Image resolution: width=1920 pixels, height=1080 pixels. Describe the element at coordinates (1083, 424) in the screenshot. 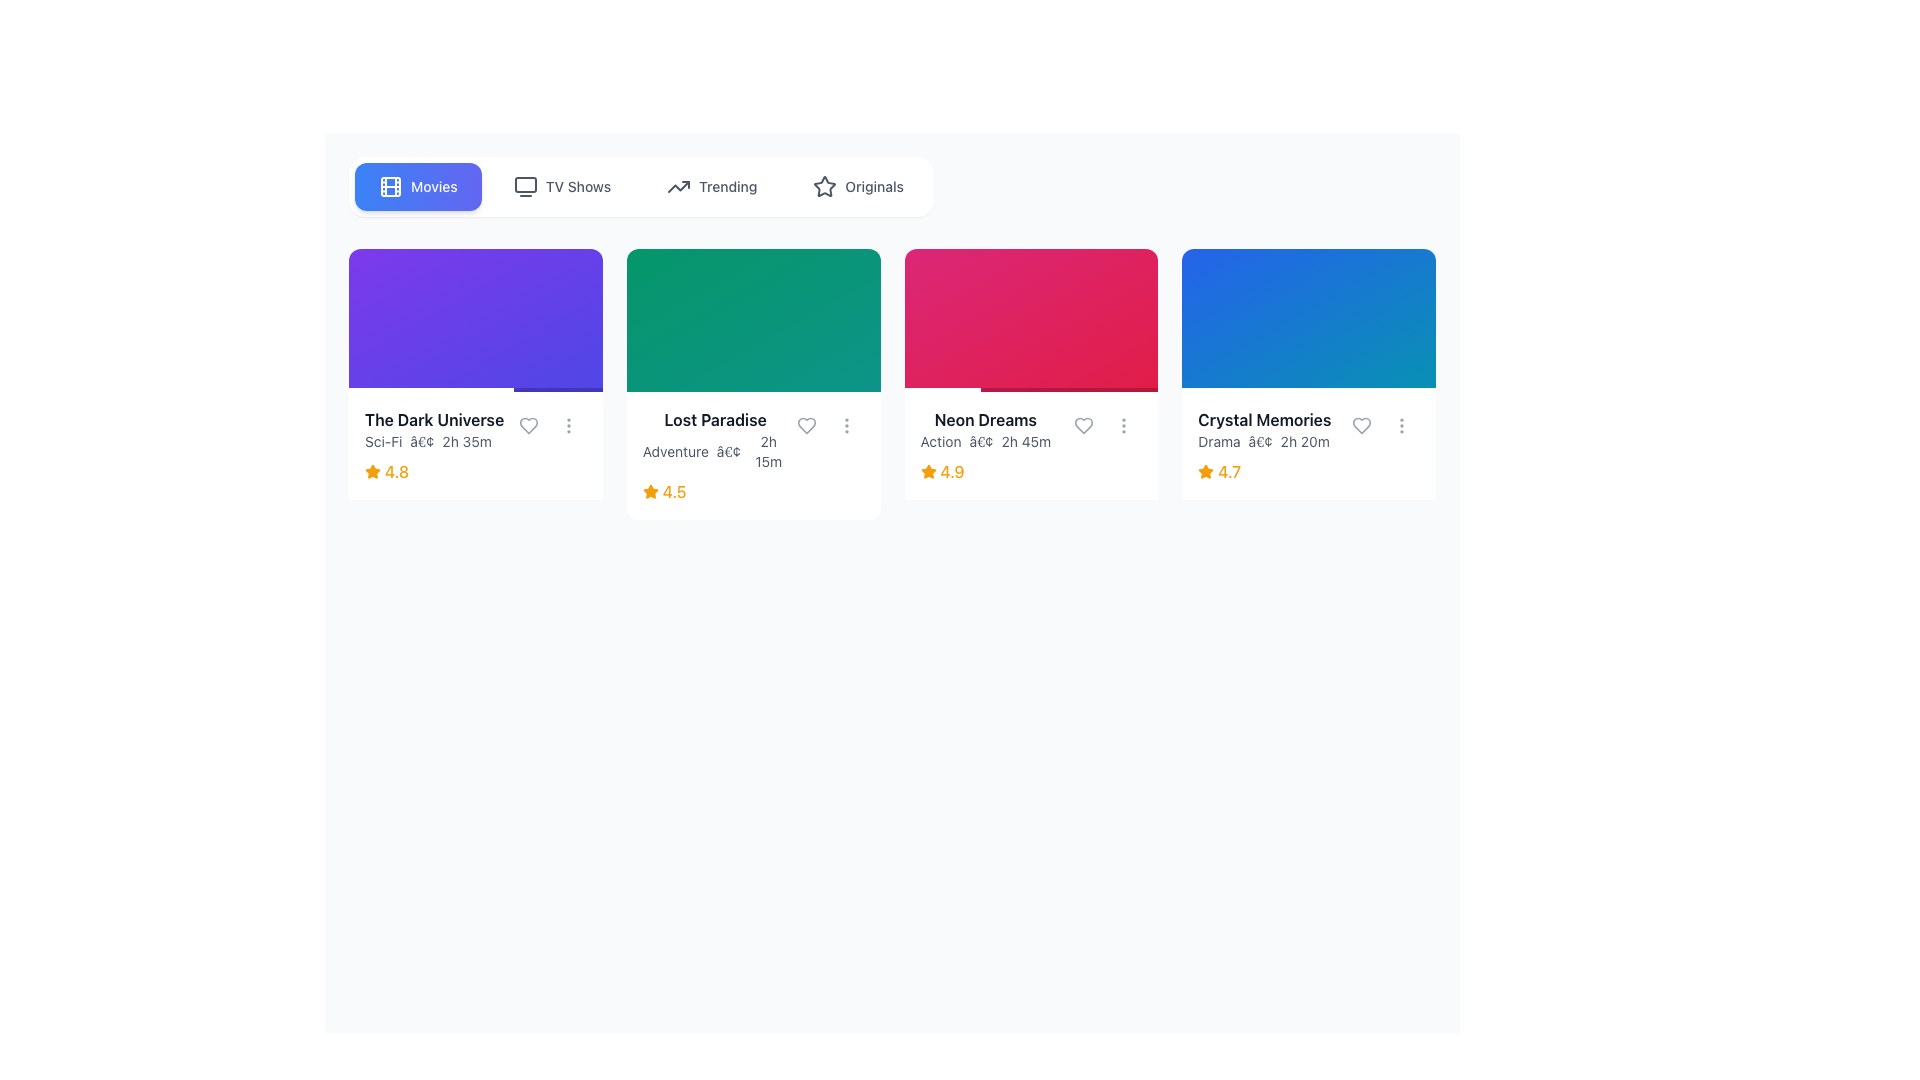

I see `the heart-shaped icon button in the 'Neon Dreams' card` at that location.